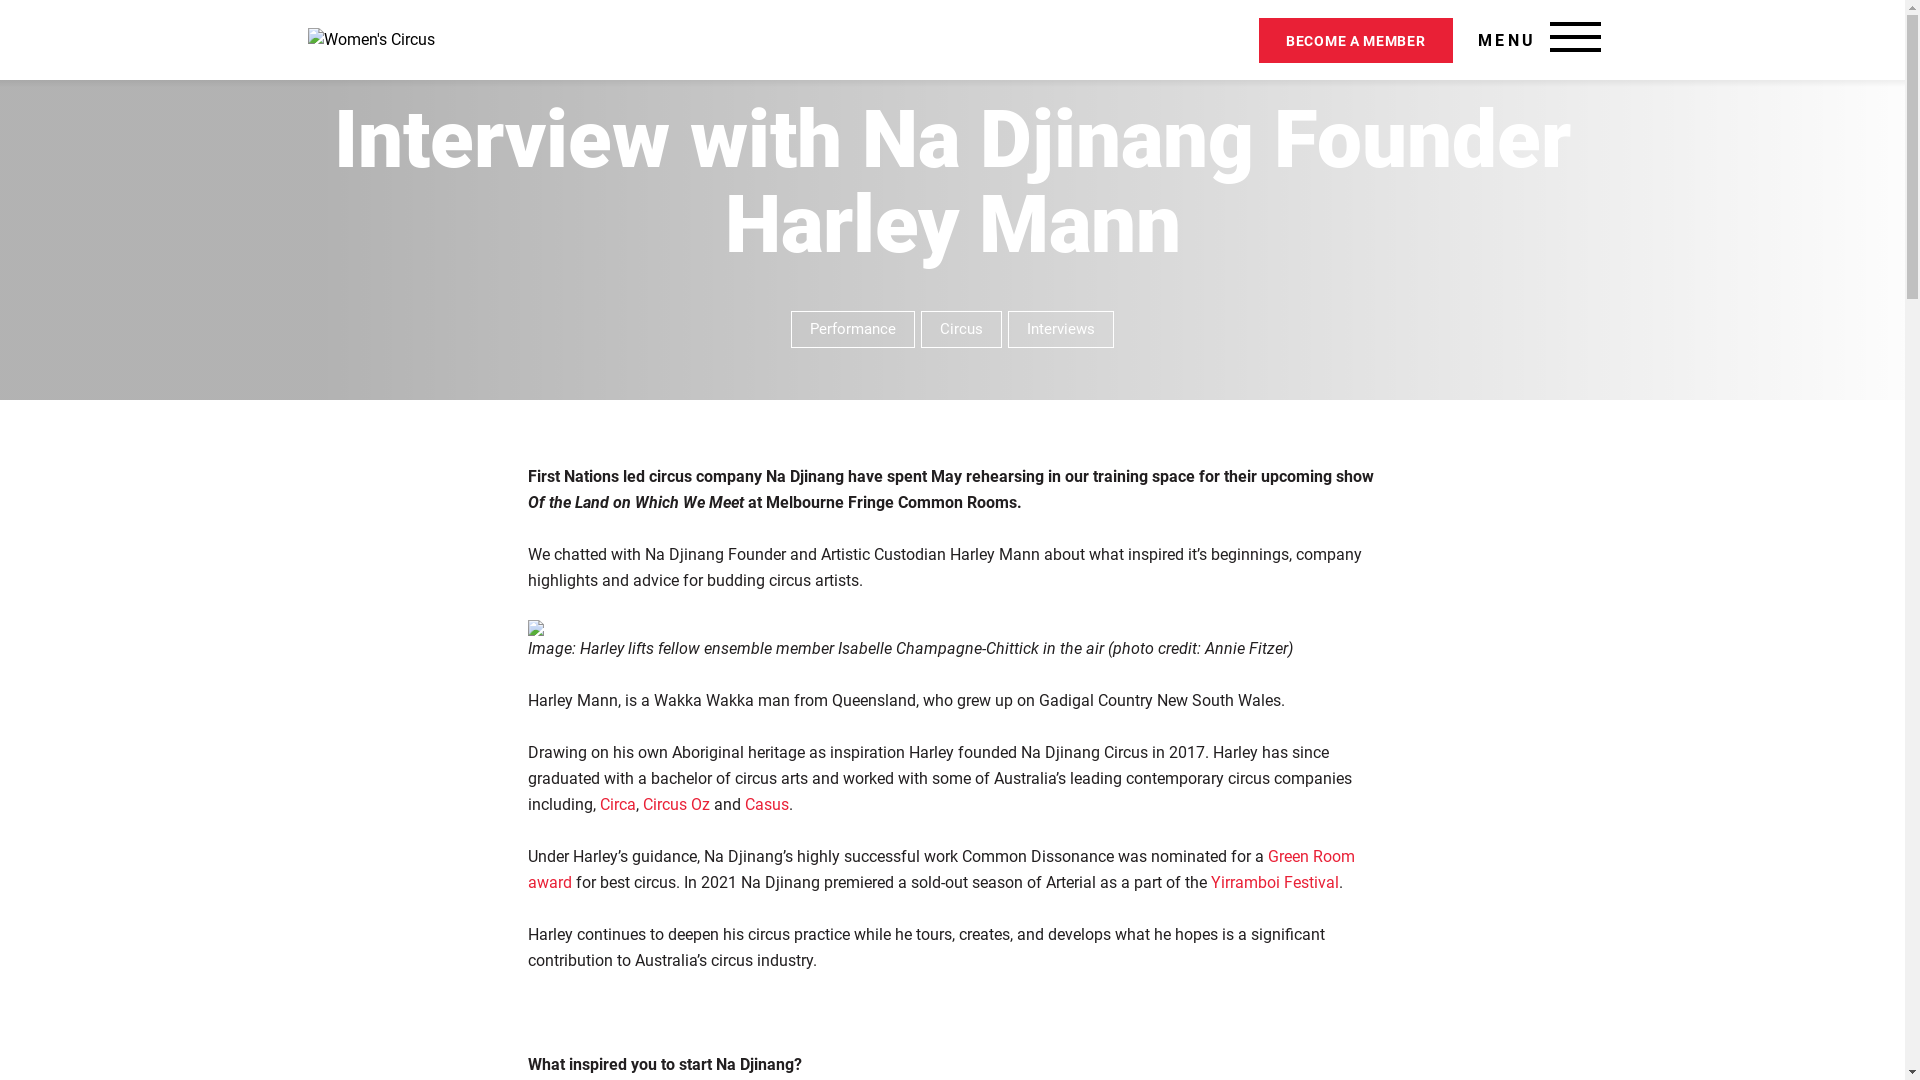  Describe the element at coordinates (617, 803) in the screenshot. I see `'Circa'` at that location.